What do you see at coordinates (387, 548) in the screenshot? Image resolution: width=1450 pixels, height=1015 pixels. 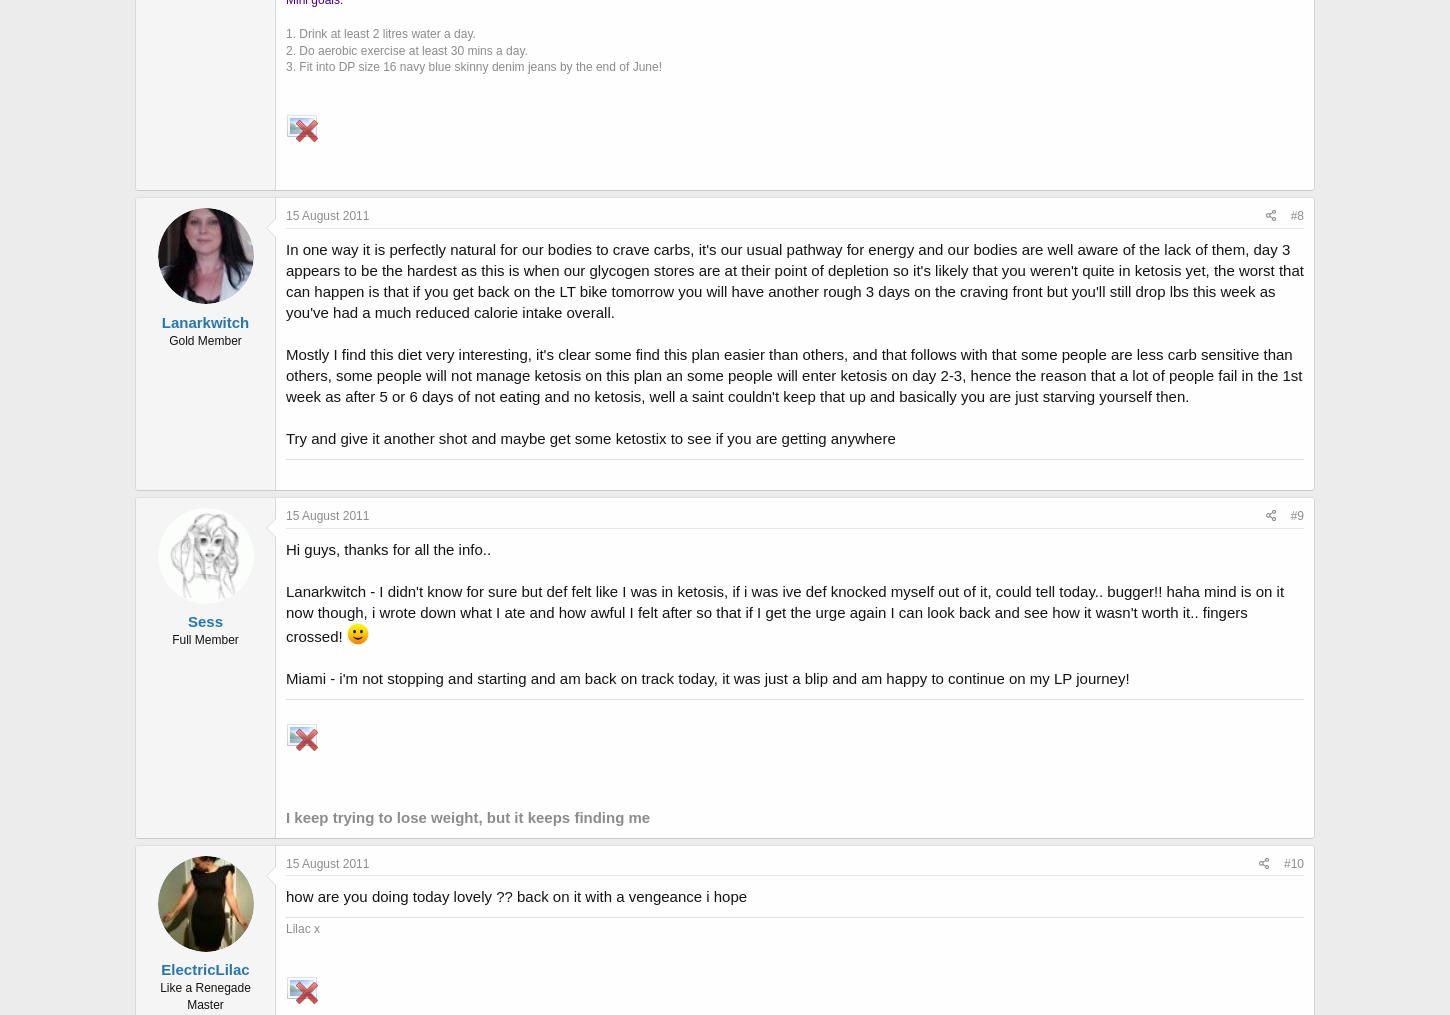 I see `'Hi guys, thanks for all the info..'` at bounding box center [387, 548].